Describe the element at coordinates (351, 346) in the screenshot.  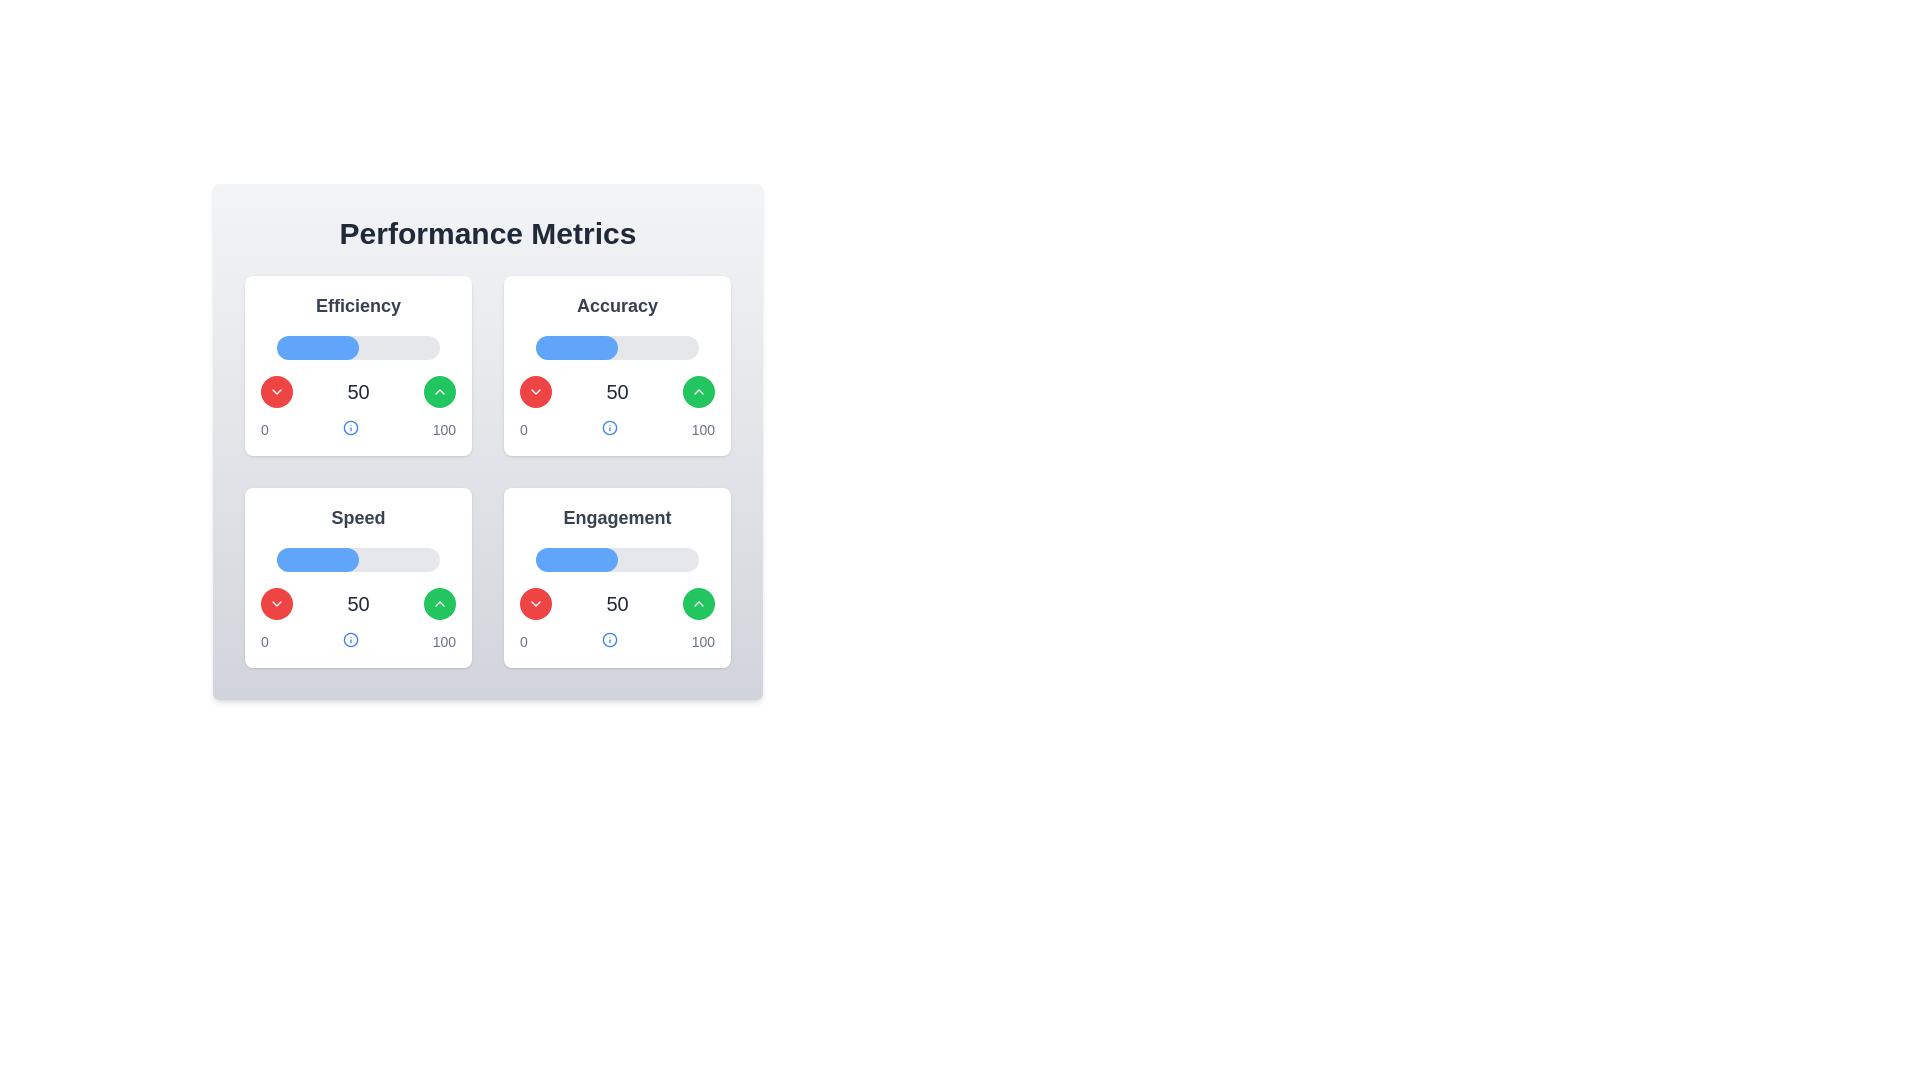
I see `the efficiency value` at that location.